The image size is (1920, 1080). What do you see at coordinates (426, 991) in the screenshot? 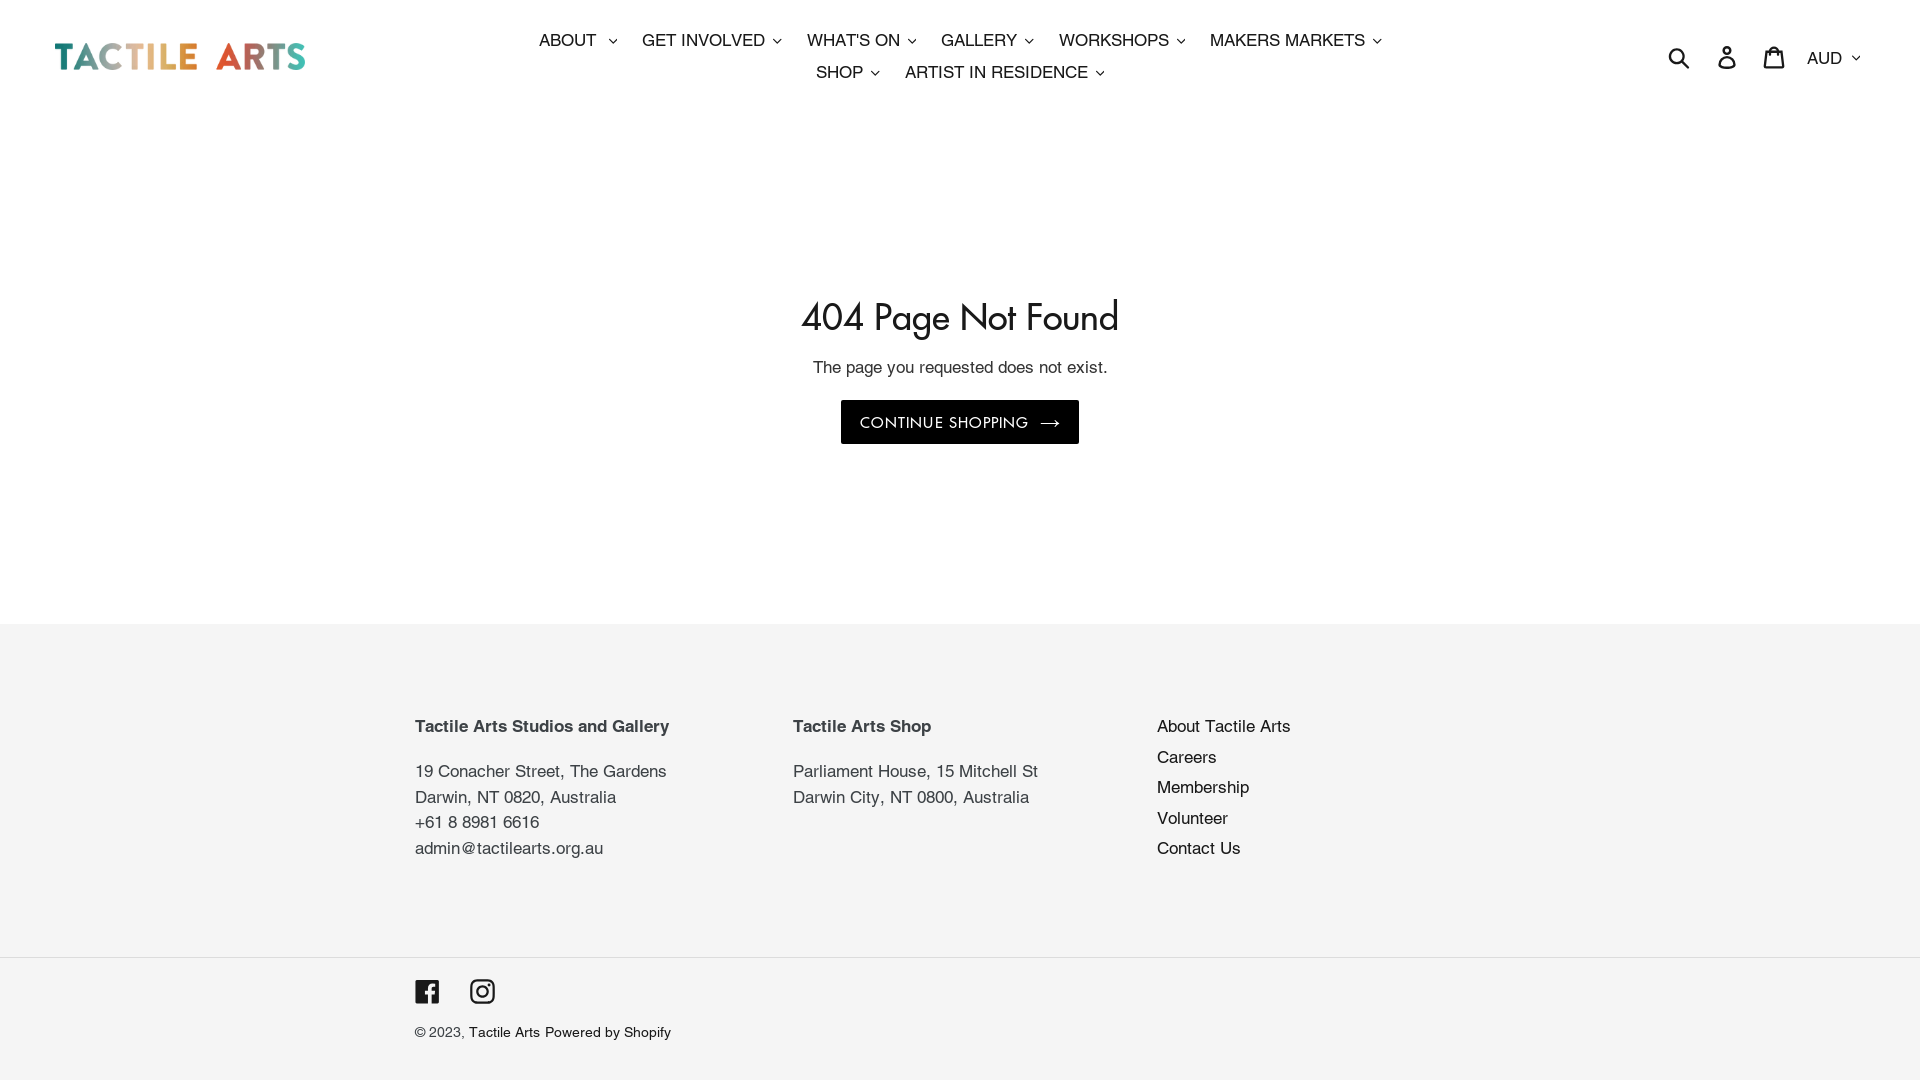
I see `'Facebook'` at bounding box center [426, 991].